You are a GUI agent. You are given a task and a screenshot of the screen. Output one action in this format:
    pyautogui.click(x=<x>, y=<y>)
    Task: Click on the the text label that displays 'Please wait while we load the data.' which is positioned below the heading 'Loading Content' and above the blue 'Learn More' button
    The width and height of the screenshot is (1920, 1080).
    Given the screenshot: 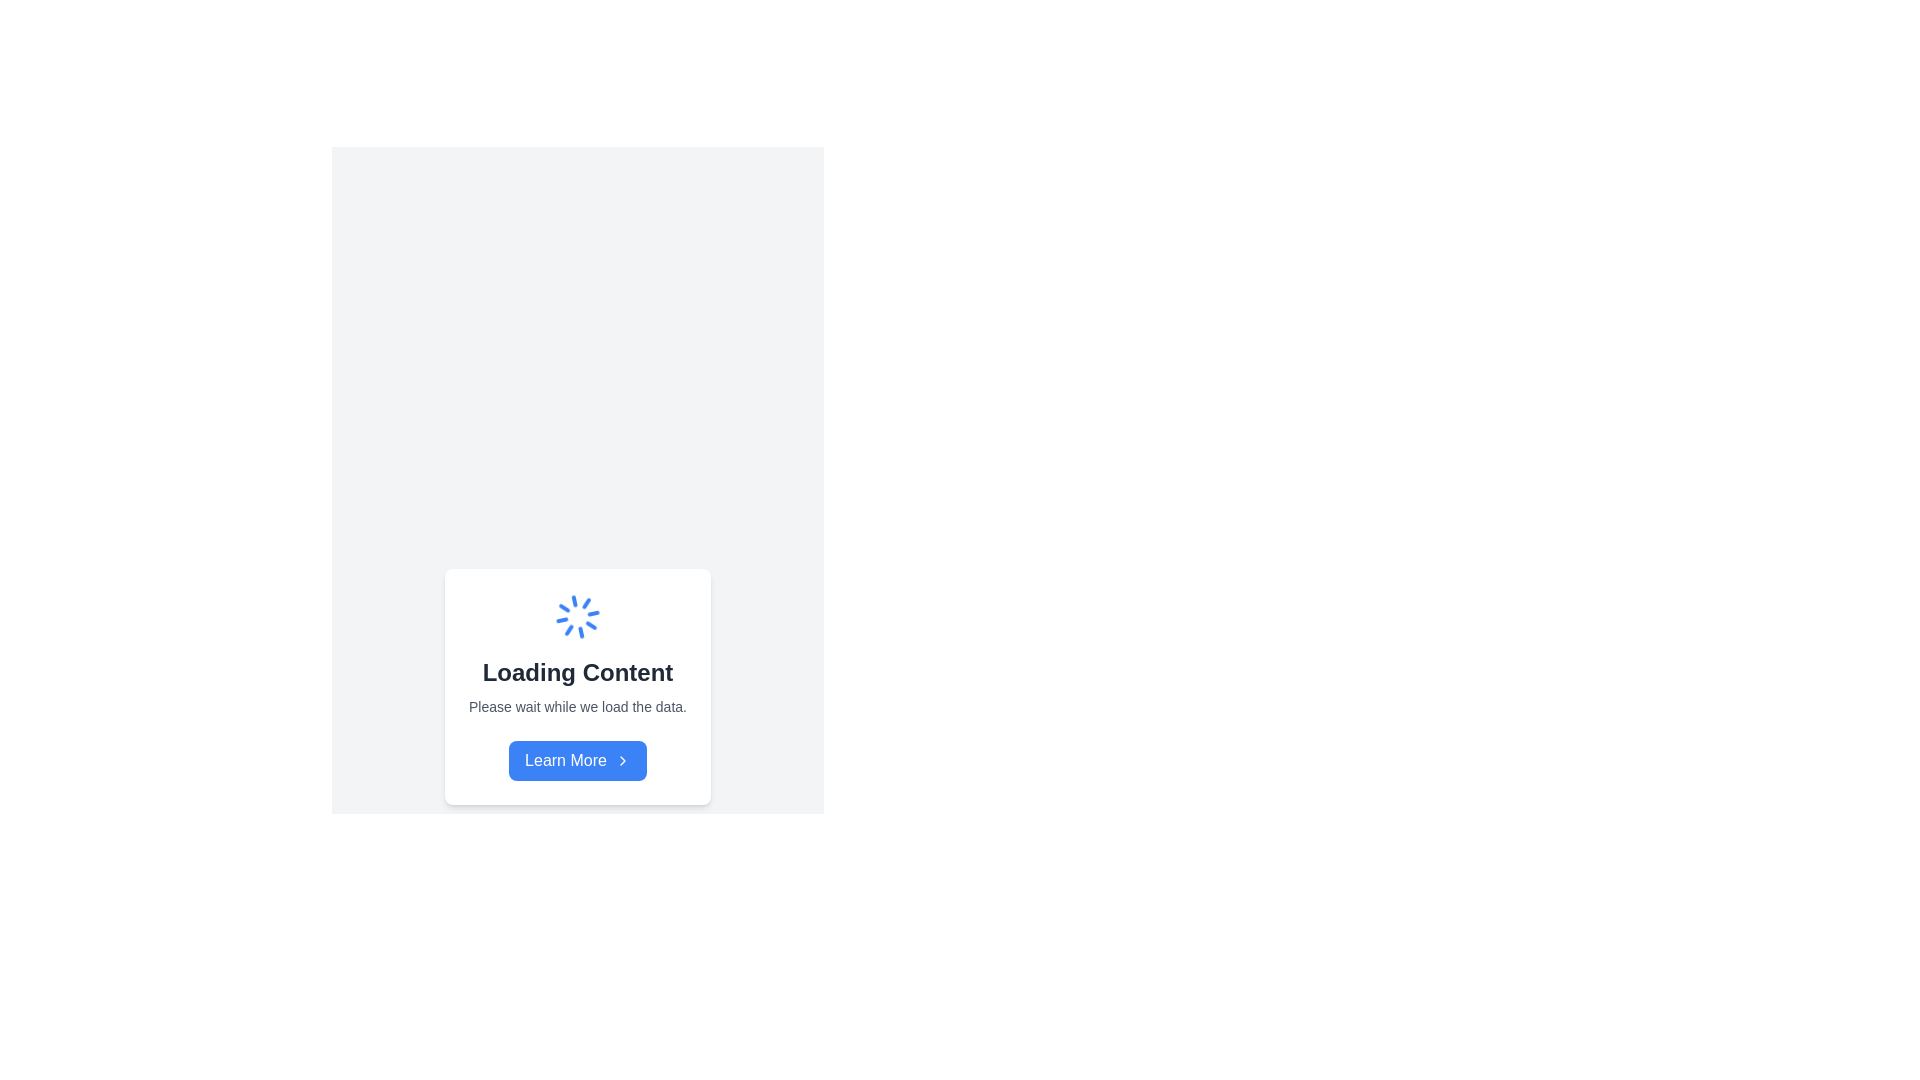 What is the action you would take?
    pyautogui.click(x=576, y=705)
    